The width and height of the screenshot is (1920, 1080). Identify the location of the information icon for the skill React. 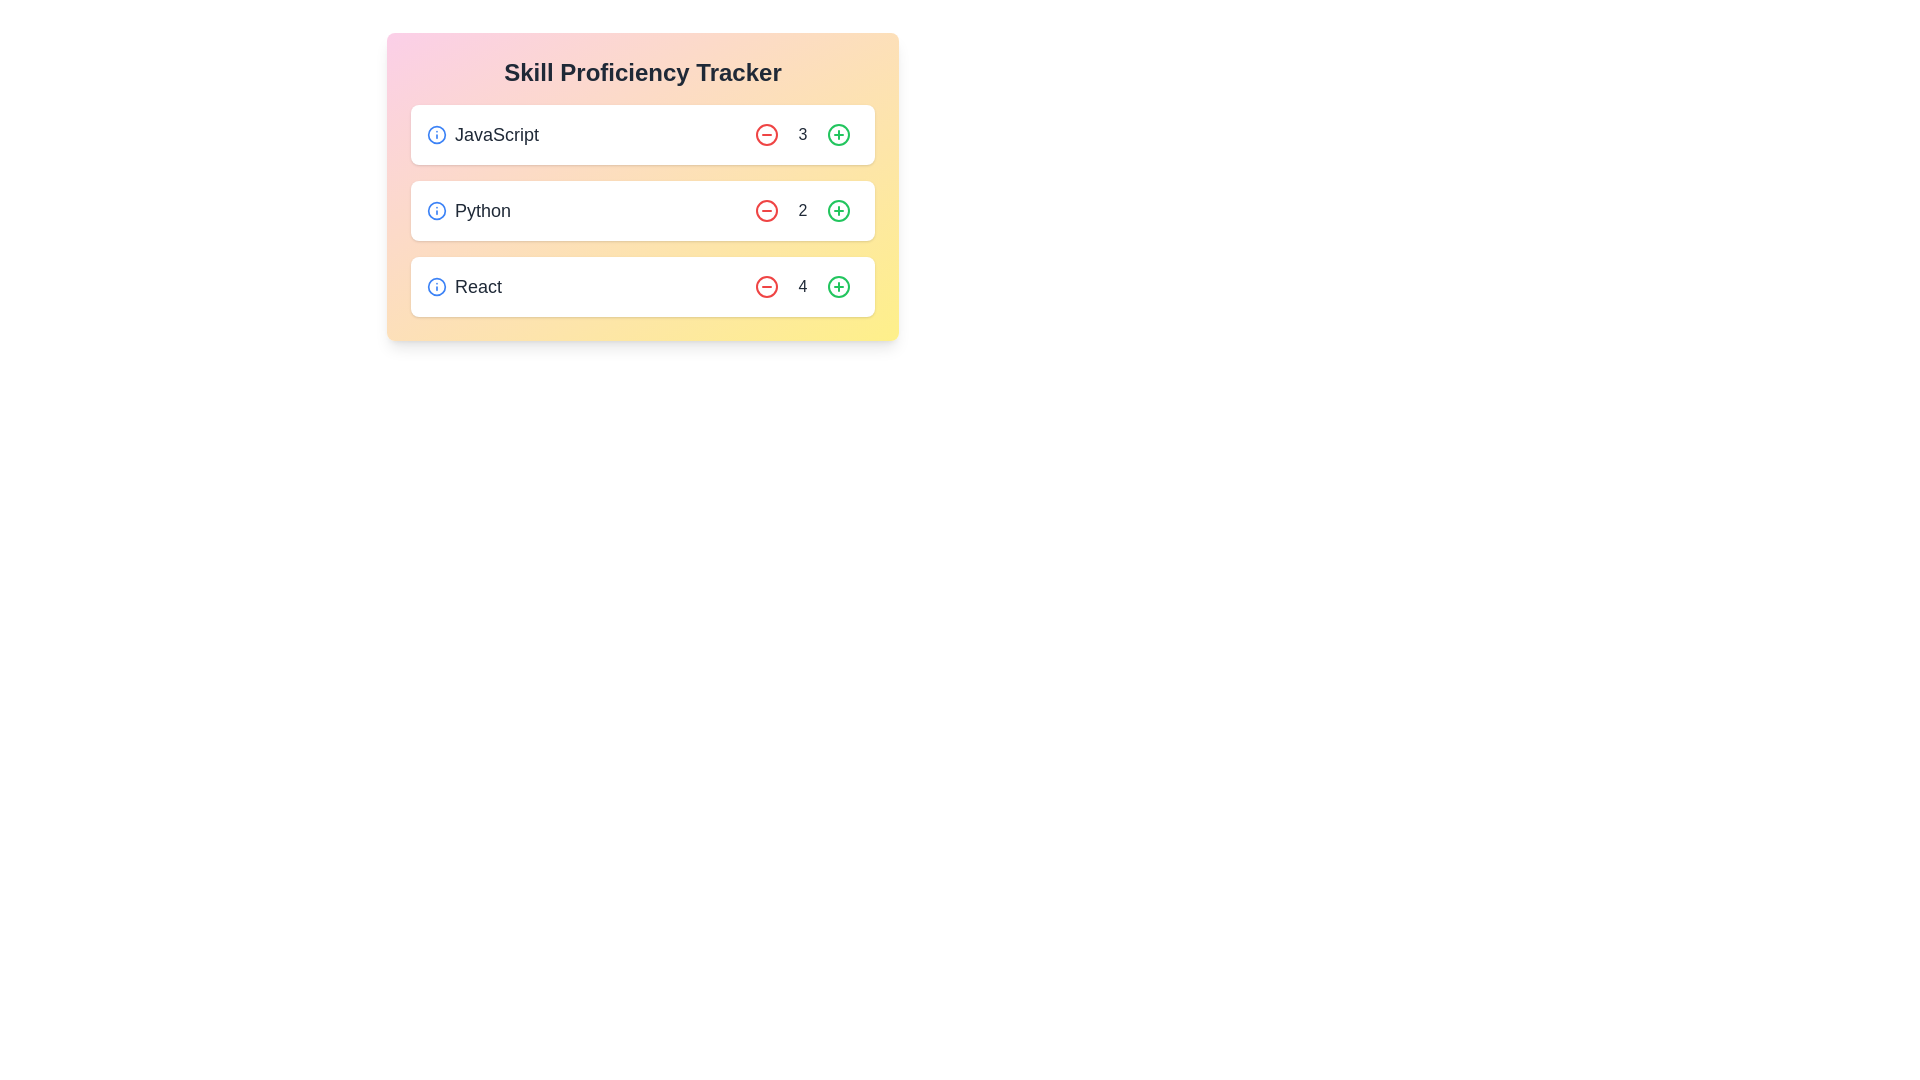
(435, 286).